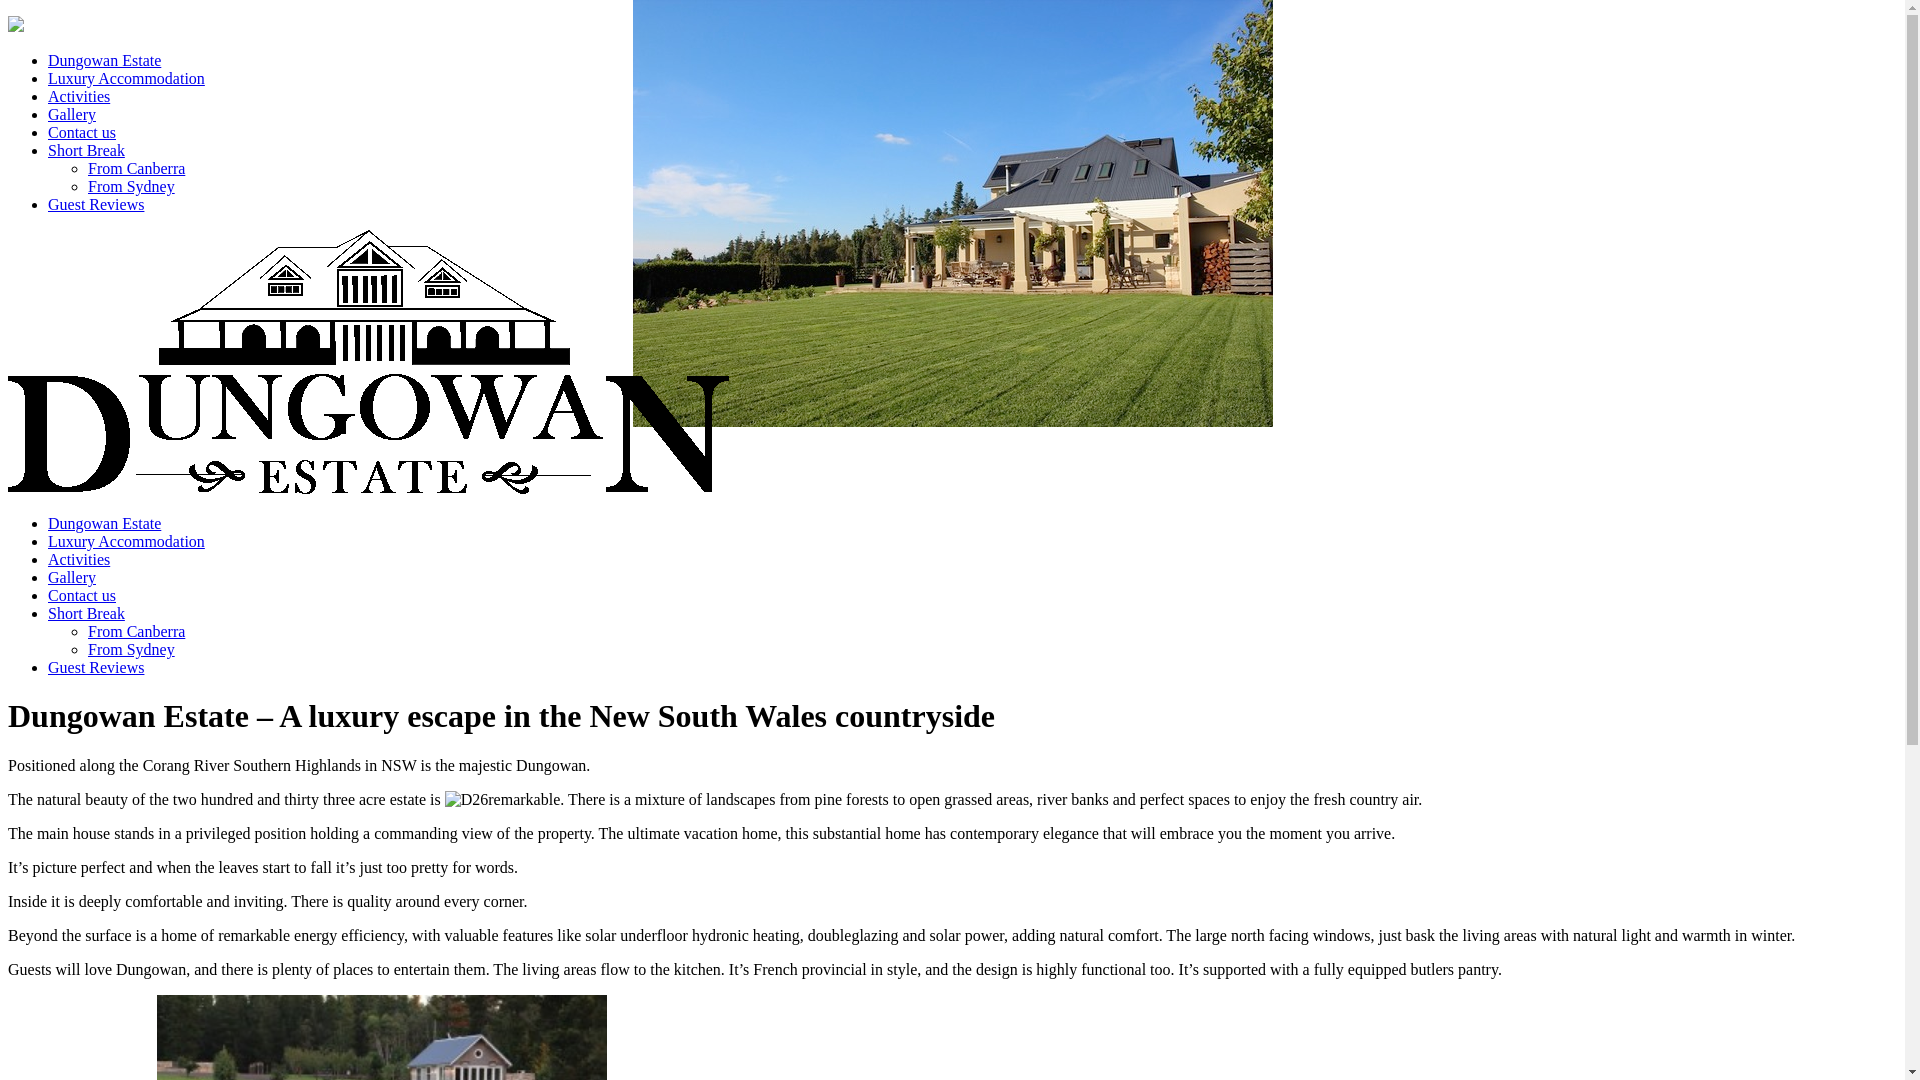 The height and width of the screenshot is (1080, 1920). Describe the element at coordinates (48, 149) in the screenshot. I see `'Short Break'` at that location.